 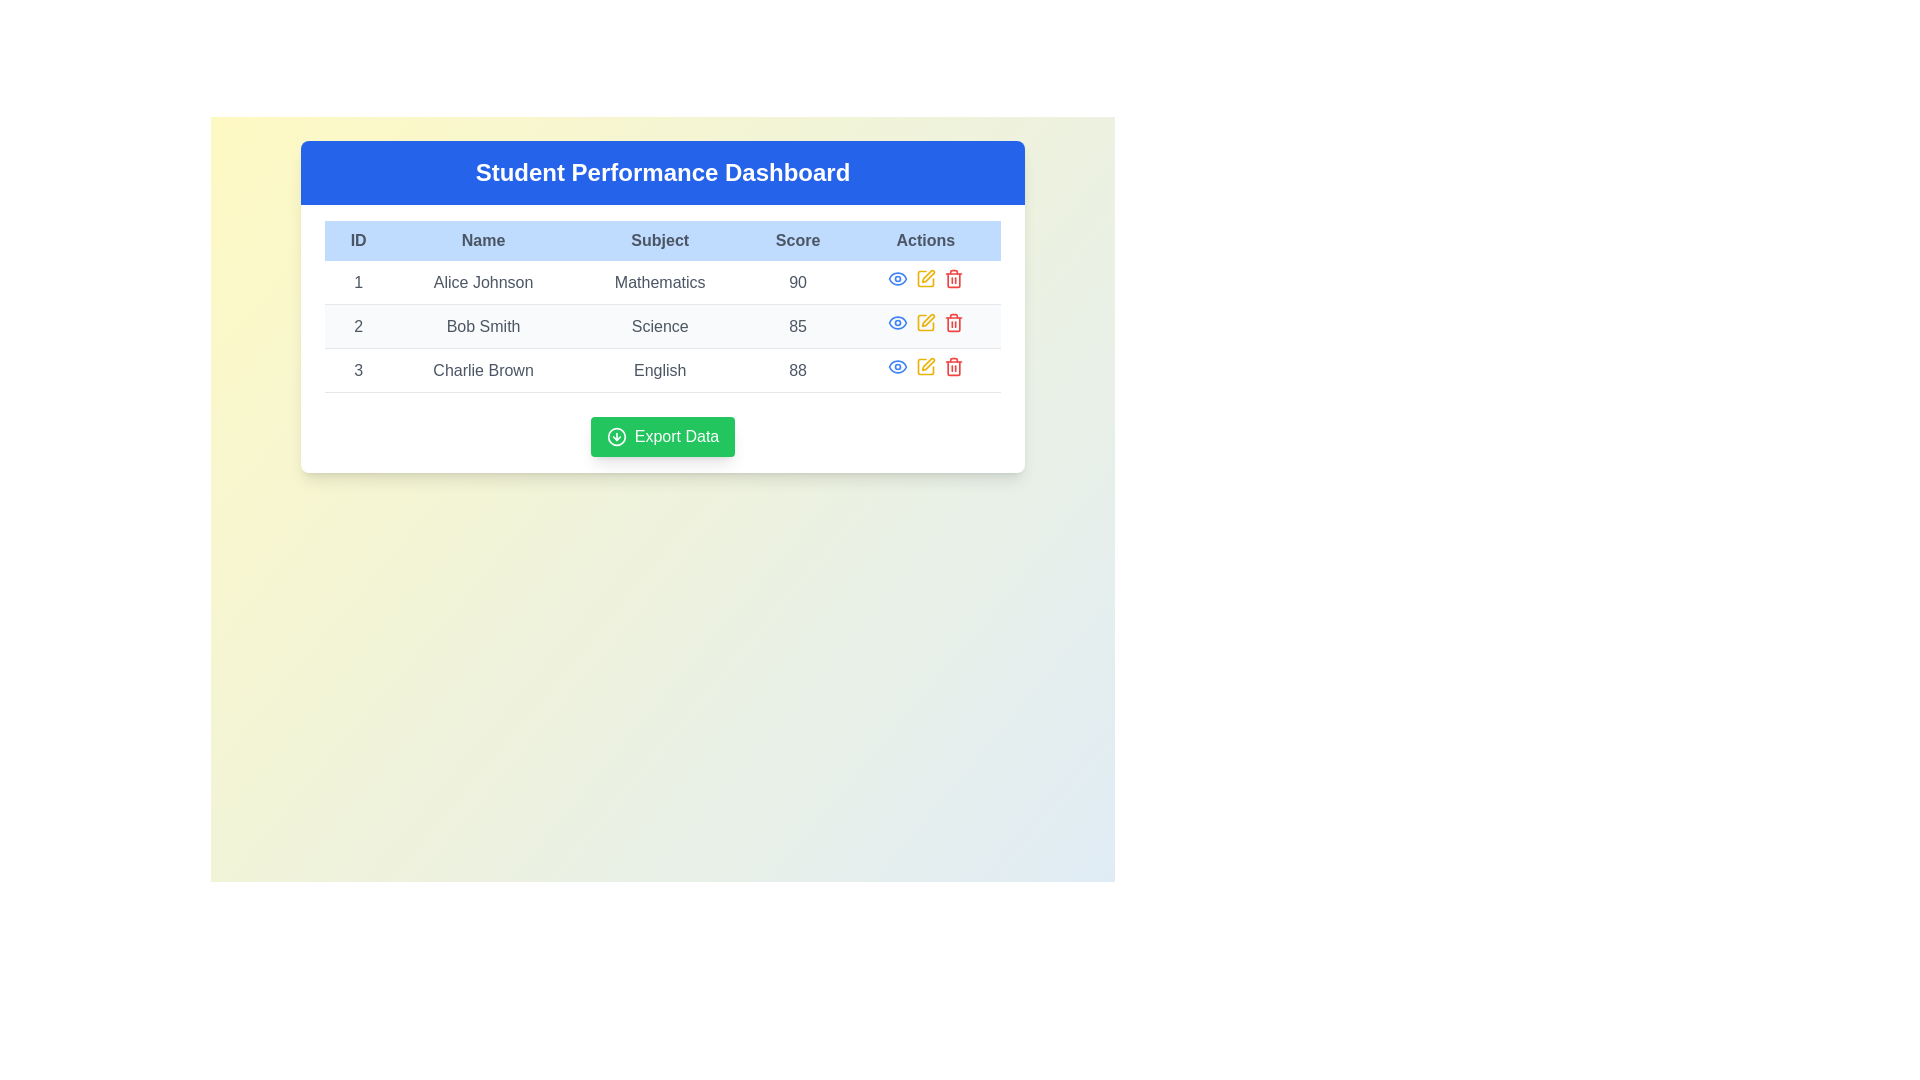 I want to click on the static score display showing '90' for 'Alice Johnson' in 'Mathematics' located in the fourth cell of the first row of the data grid, so click(x=797, y=282).